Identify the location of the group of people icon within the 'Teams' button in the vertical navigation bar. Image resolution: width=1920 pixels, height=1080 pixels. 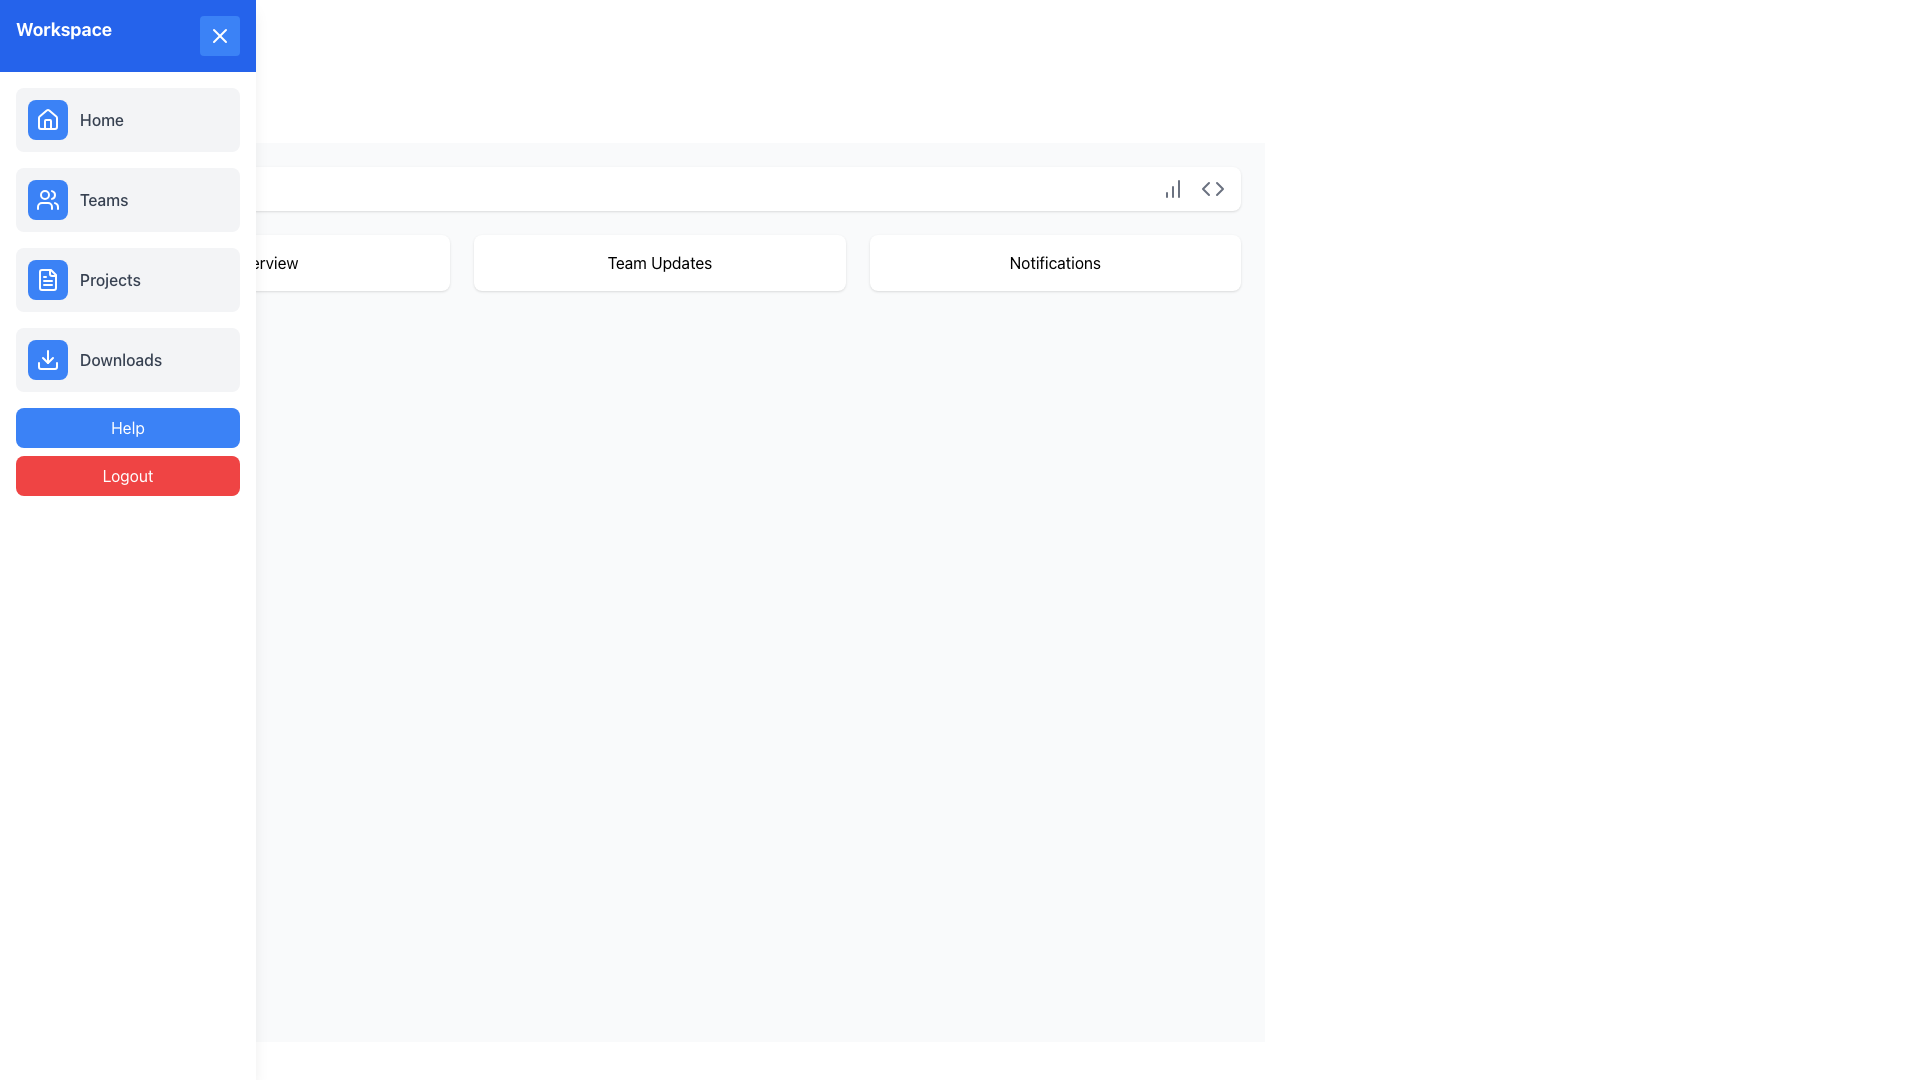
(48, 200).